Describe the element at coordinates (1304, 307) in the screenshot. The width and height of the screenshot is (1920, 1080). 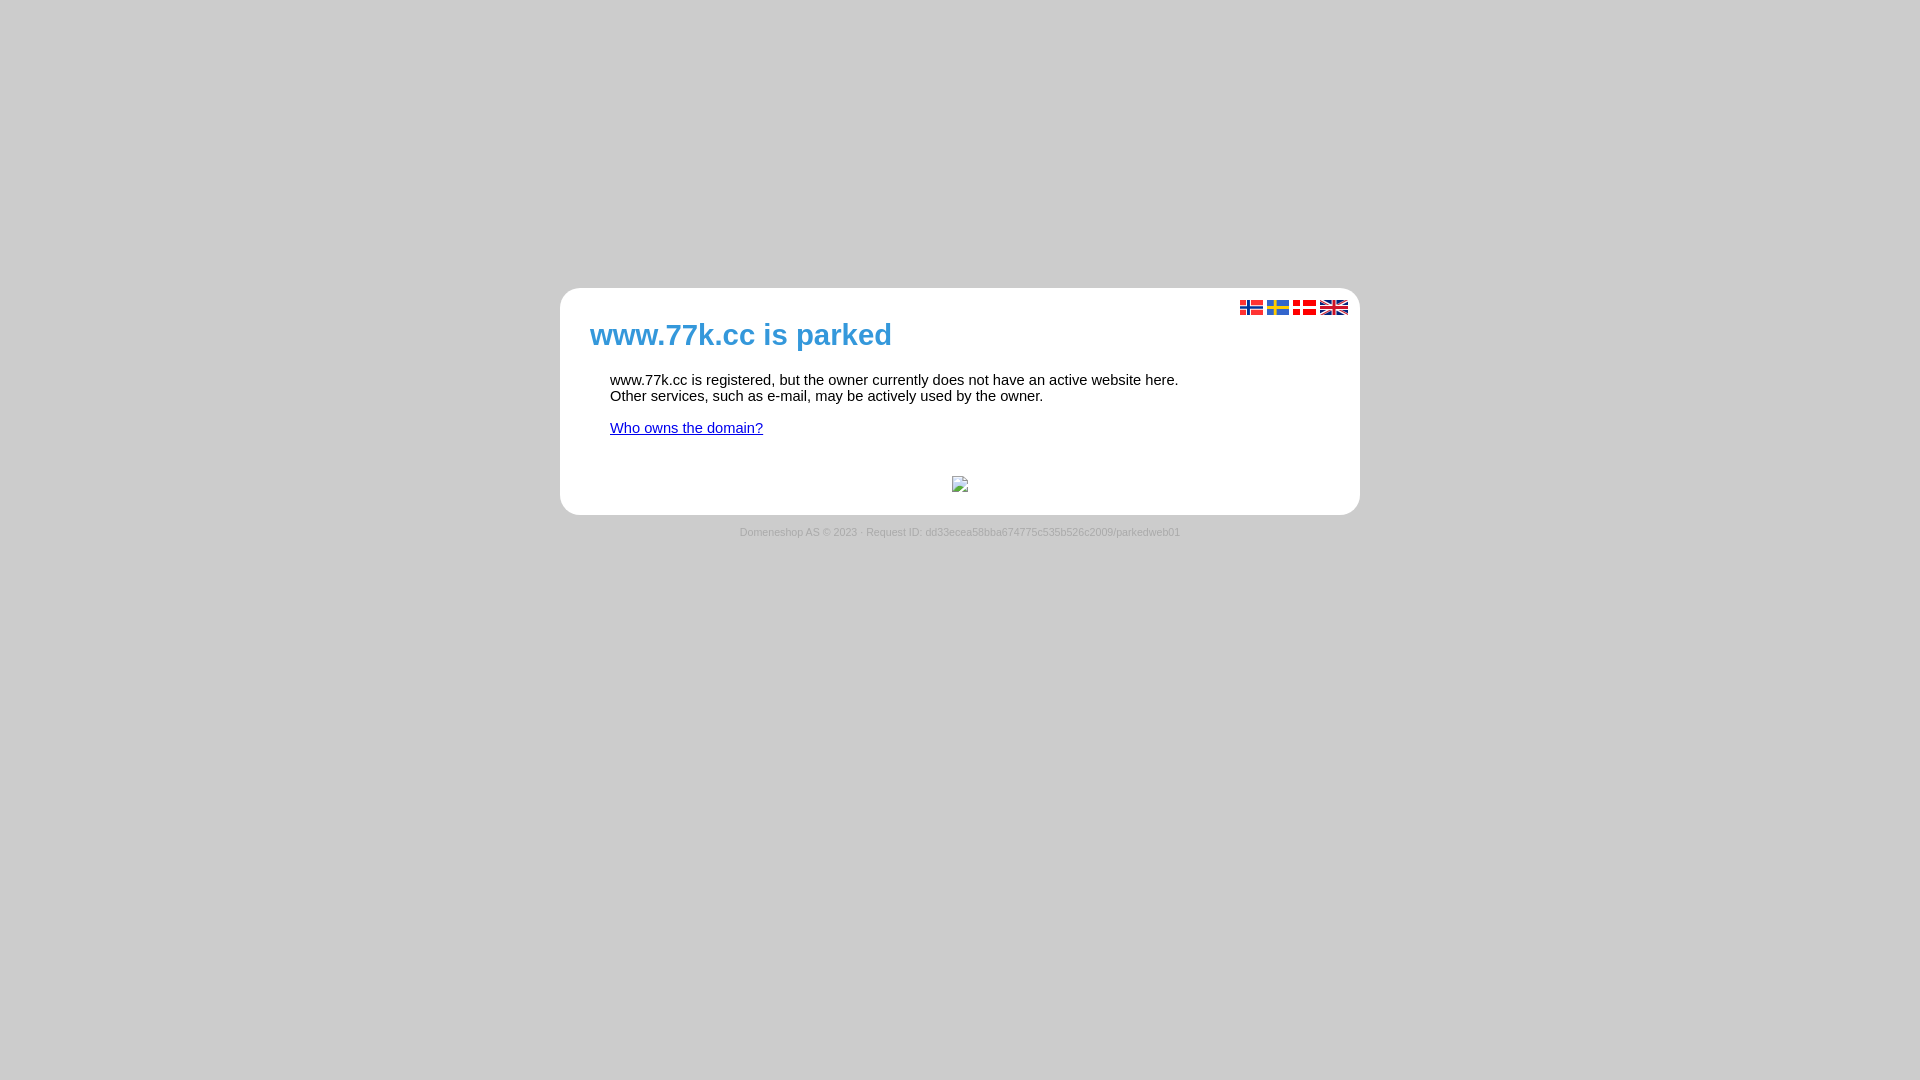
I see `'Dansk'` at that location.